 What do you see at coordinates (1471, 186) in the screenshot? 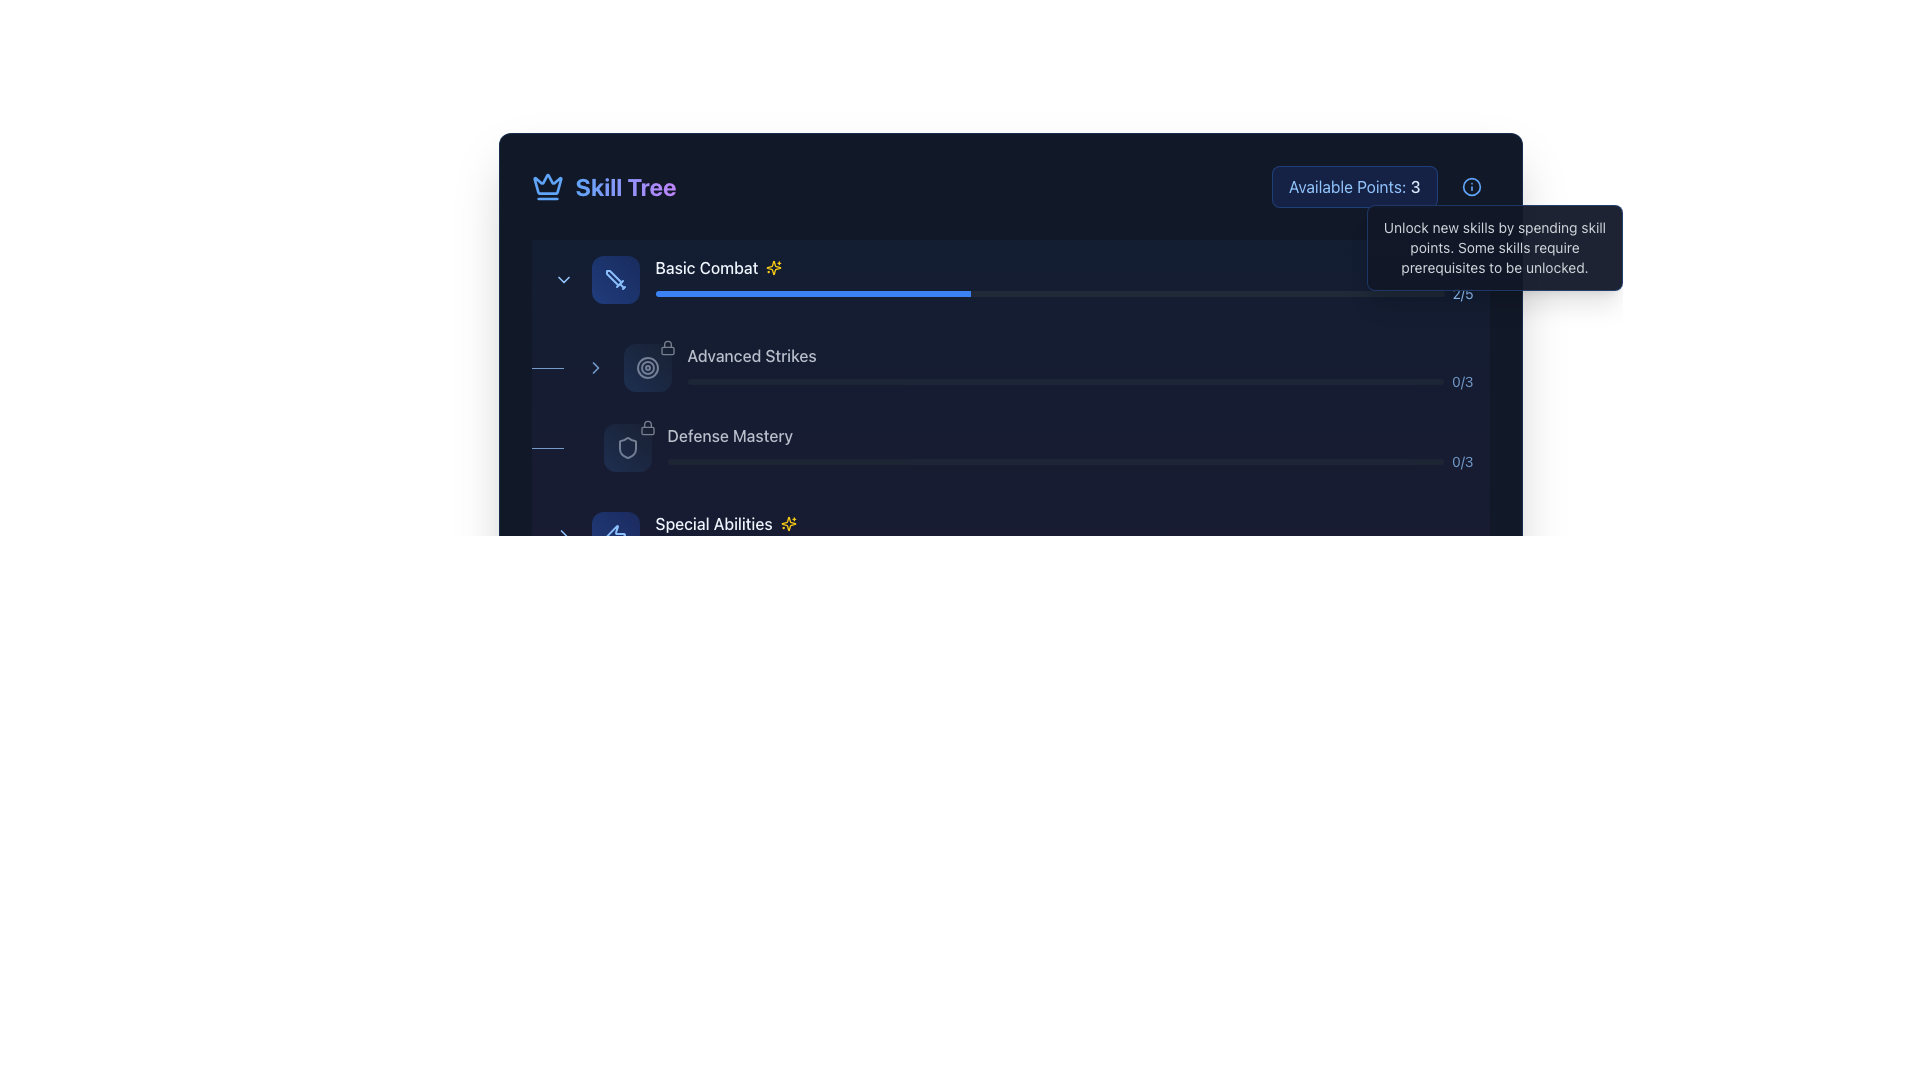
I see `the Interactive info icon with a light blue border and dark blue background located next to the 'Available Points: 3' text` at bounding box center [1471, 186].